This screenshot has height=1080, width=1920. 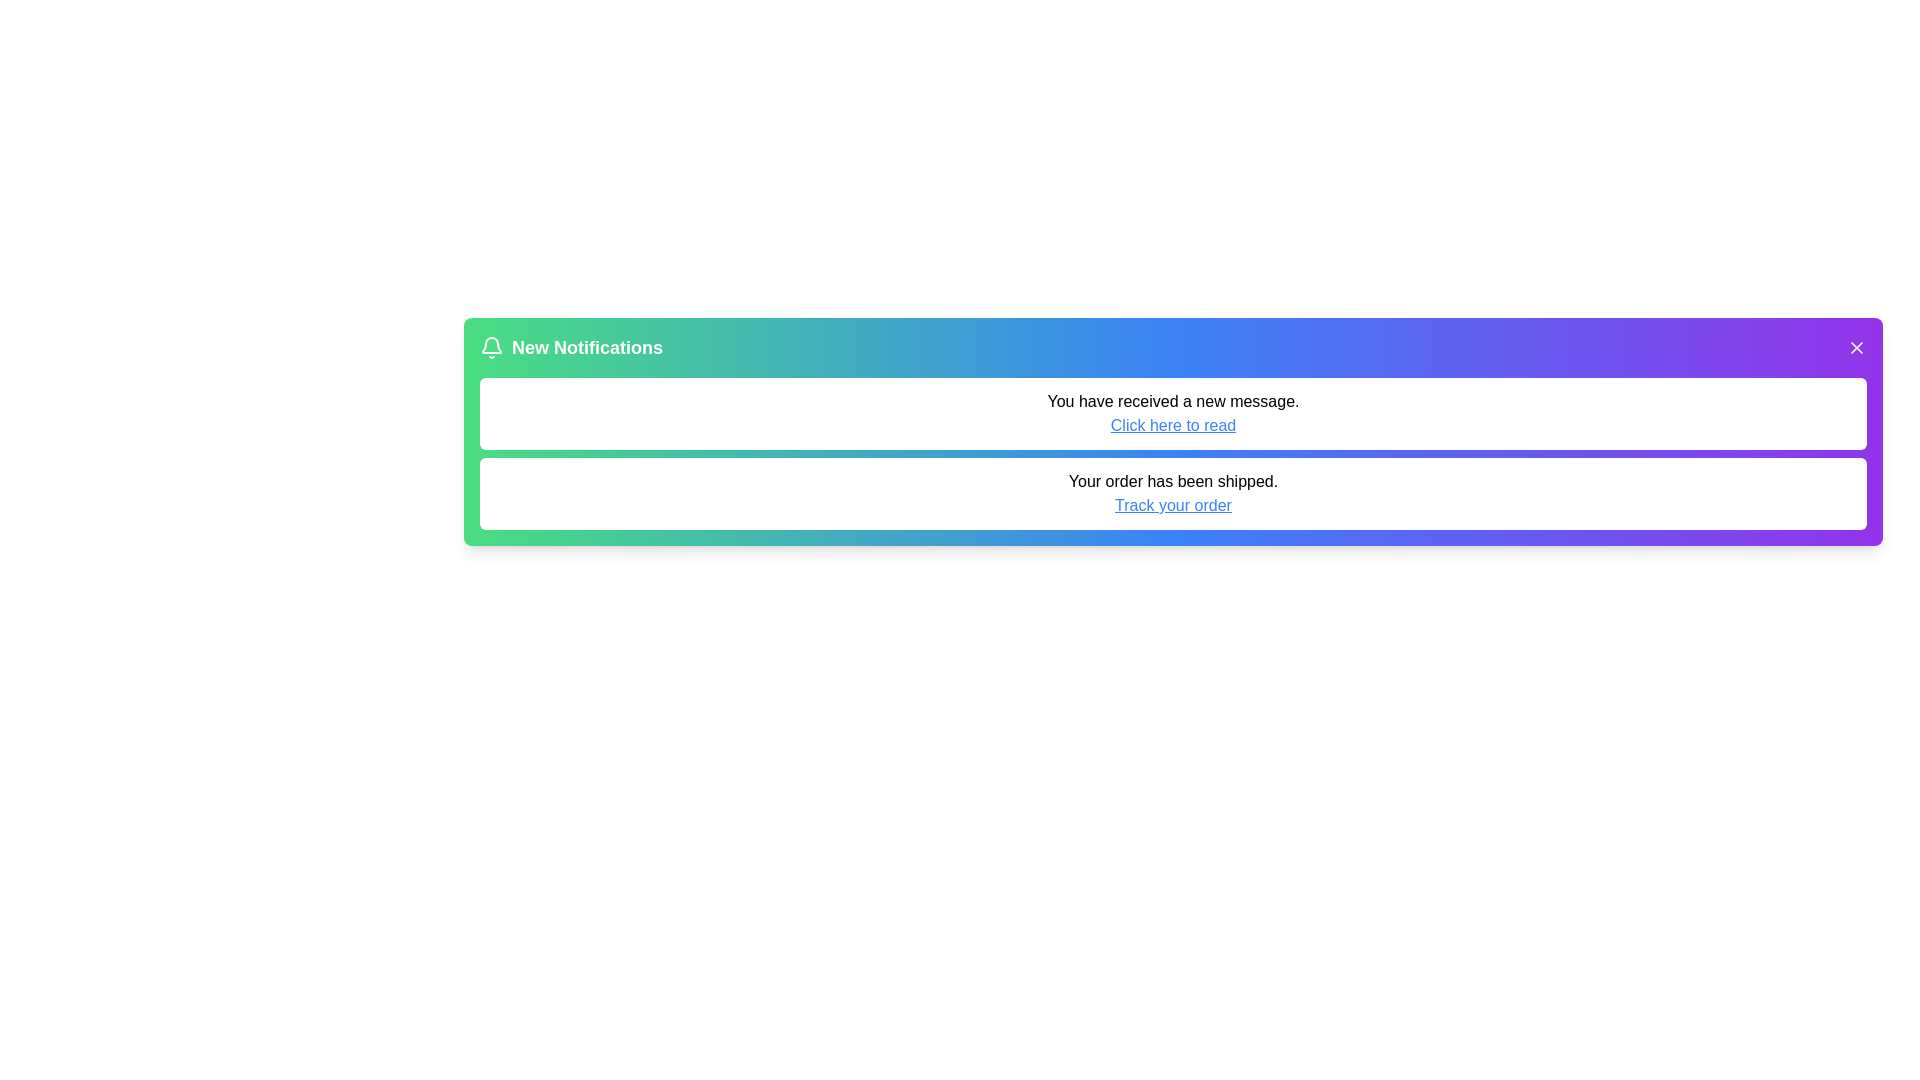 What do you see at coordinates (491, 343) in the screenshot?
I see `the bell icon located at the leftmost side of the notification header` at bounding box center [491, 343].